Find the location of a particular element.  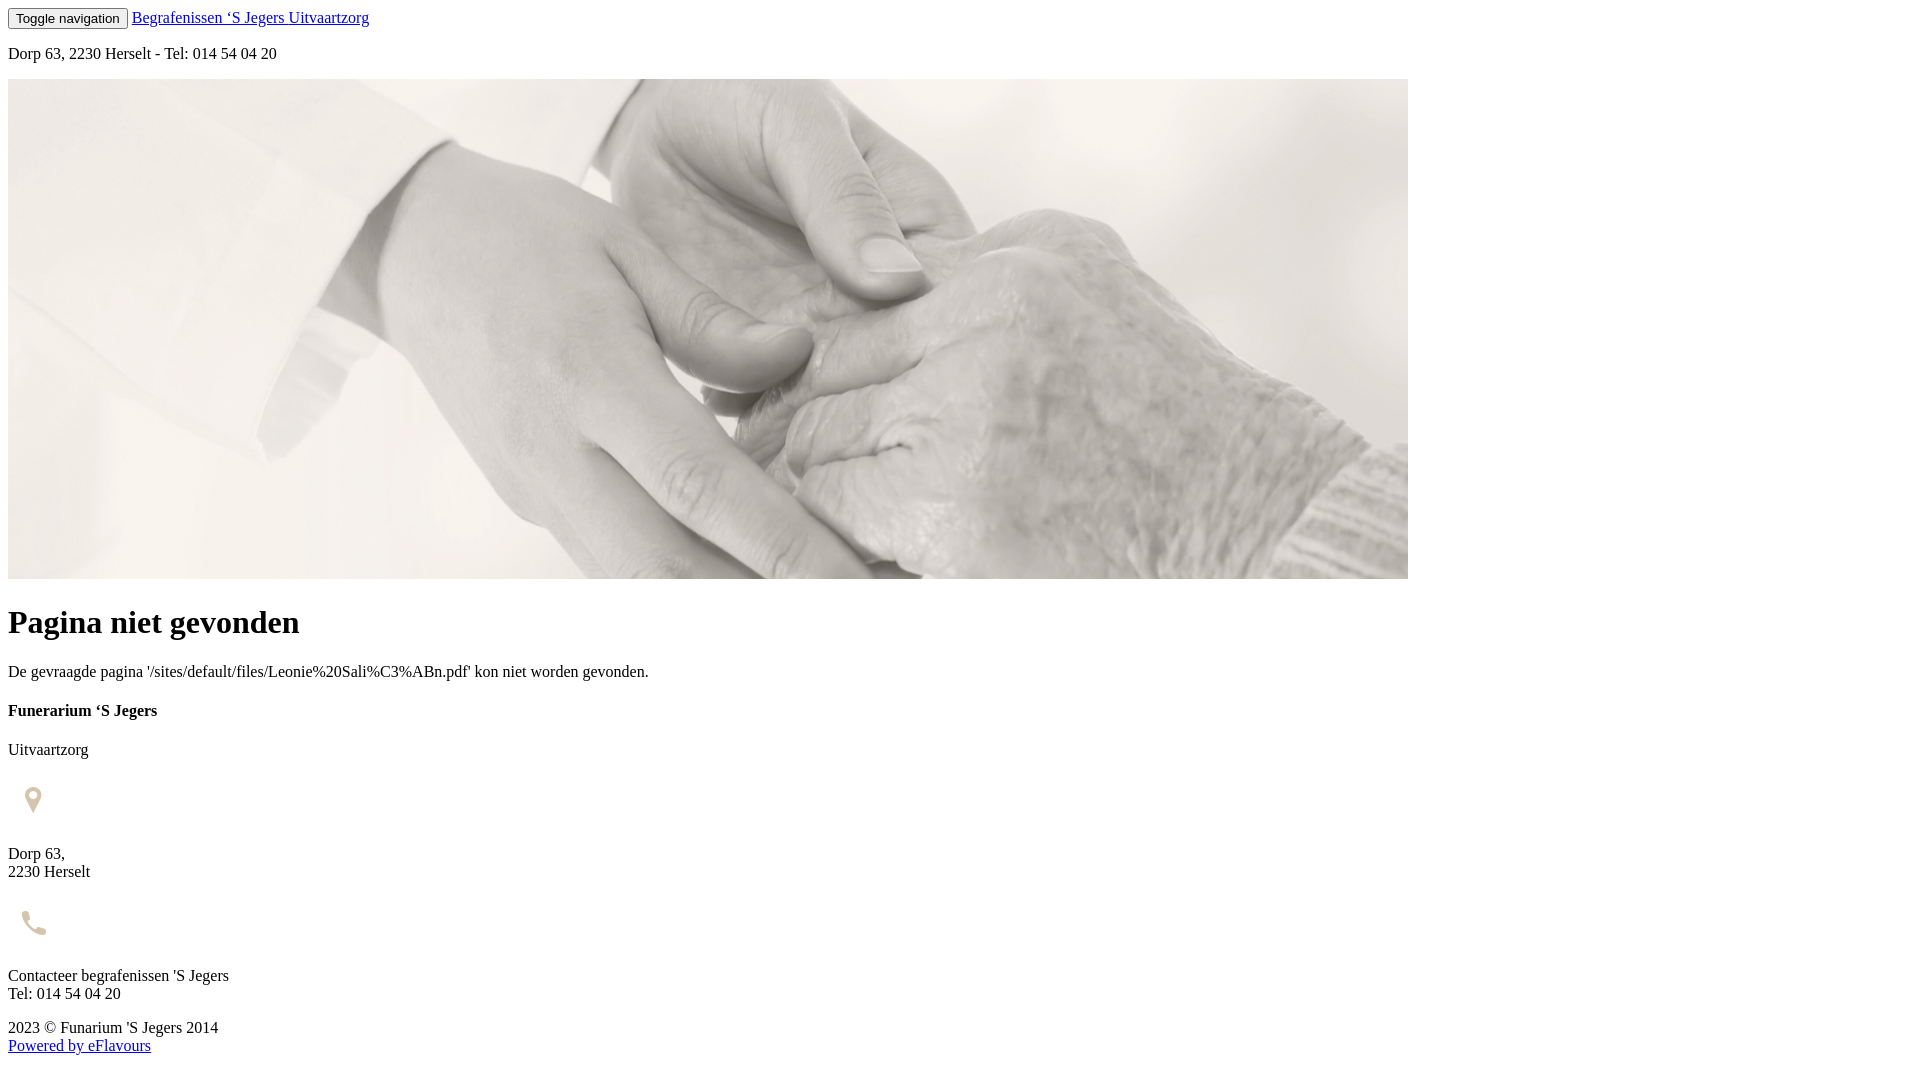

'Toggle navigation' is located at coordinates (8, 18).